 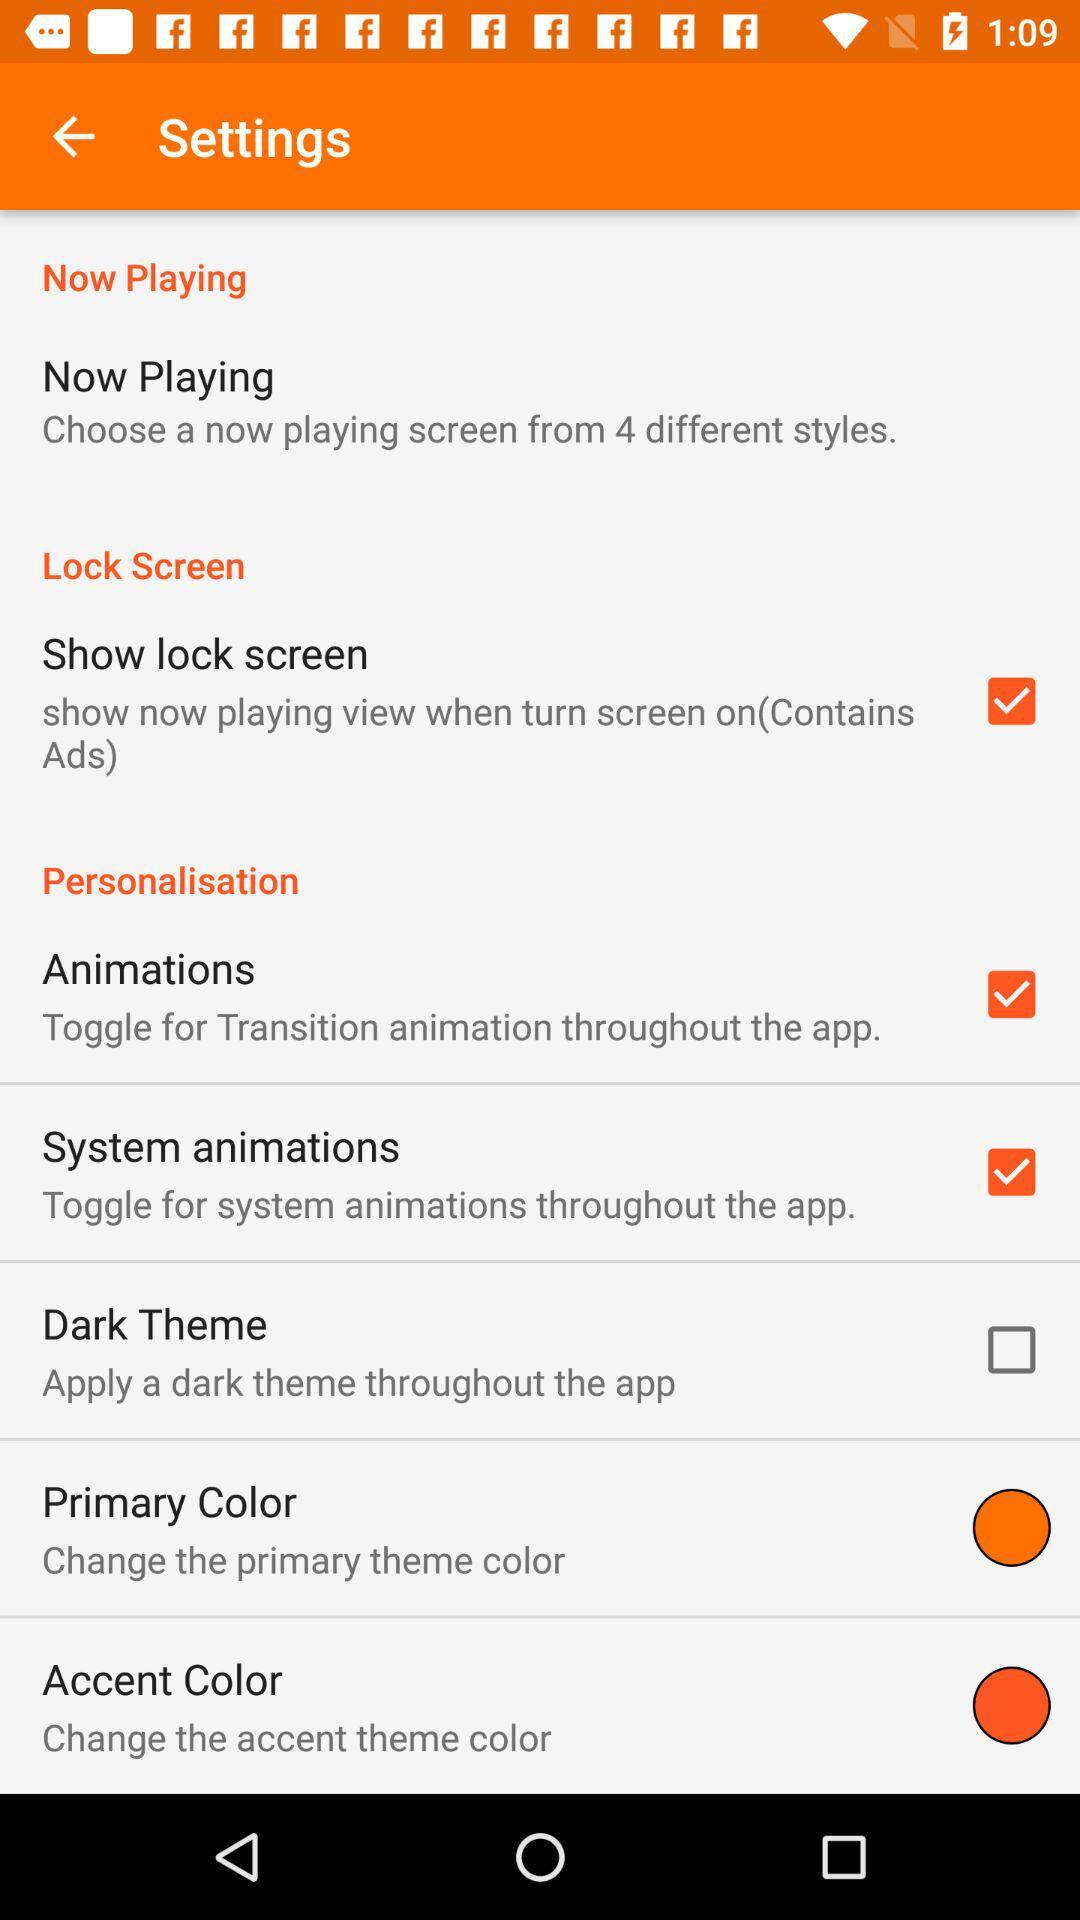 I want to click on icon to the left of settings icon, so click(x=72, y=135).